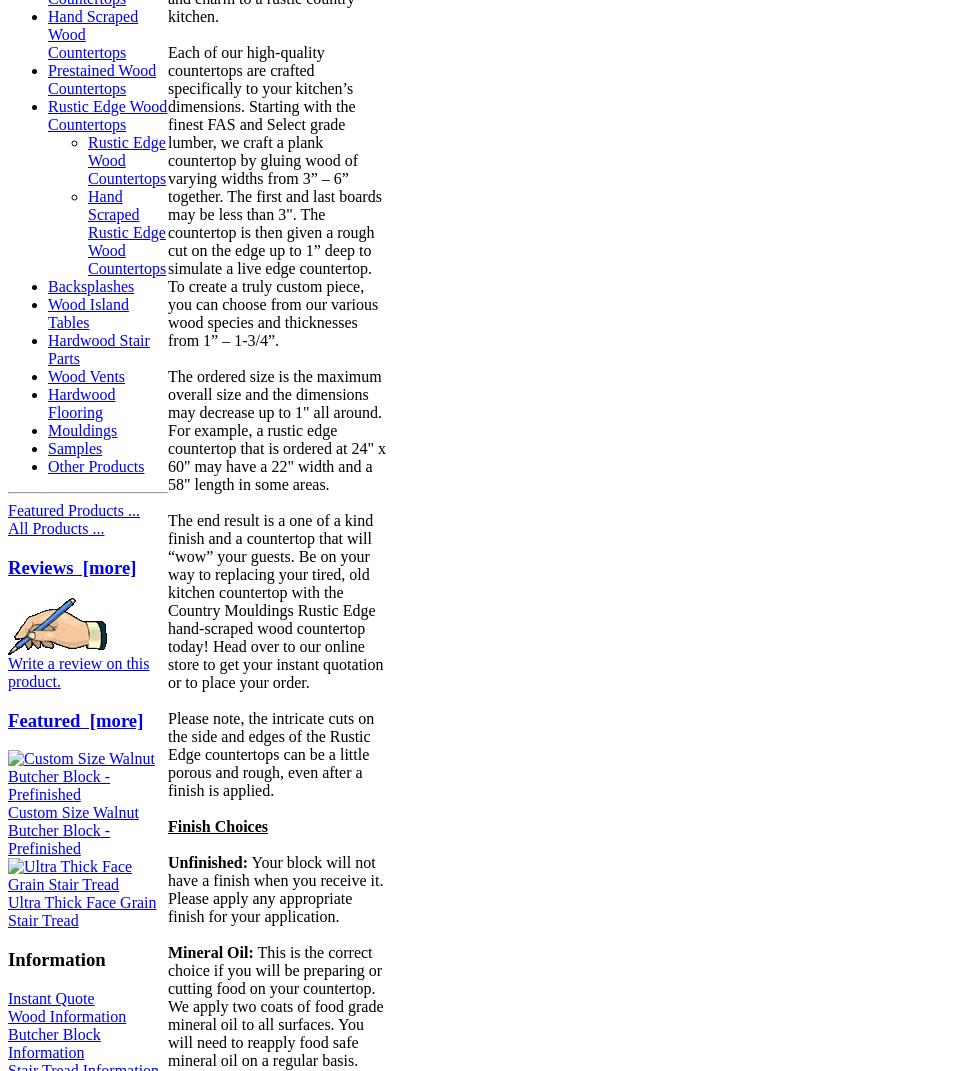 This screenshot has width=968, height=1071. Describe the element at coordinates (275, 889) in the screenshot. I see `'Your block will not have a finish when you receive it. Please apply any appropriate finish for your application.'` at that location.